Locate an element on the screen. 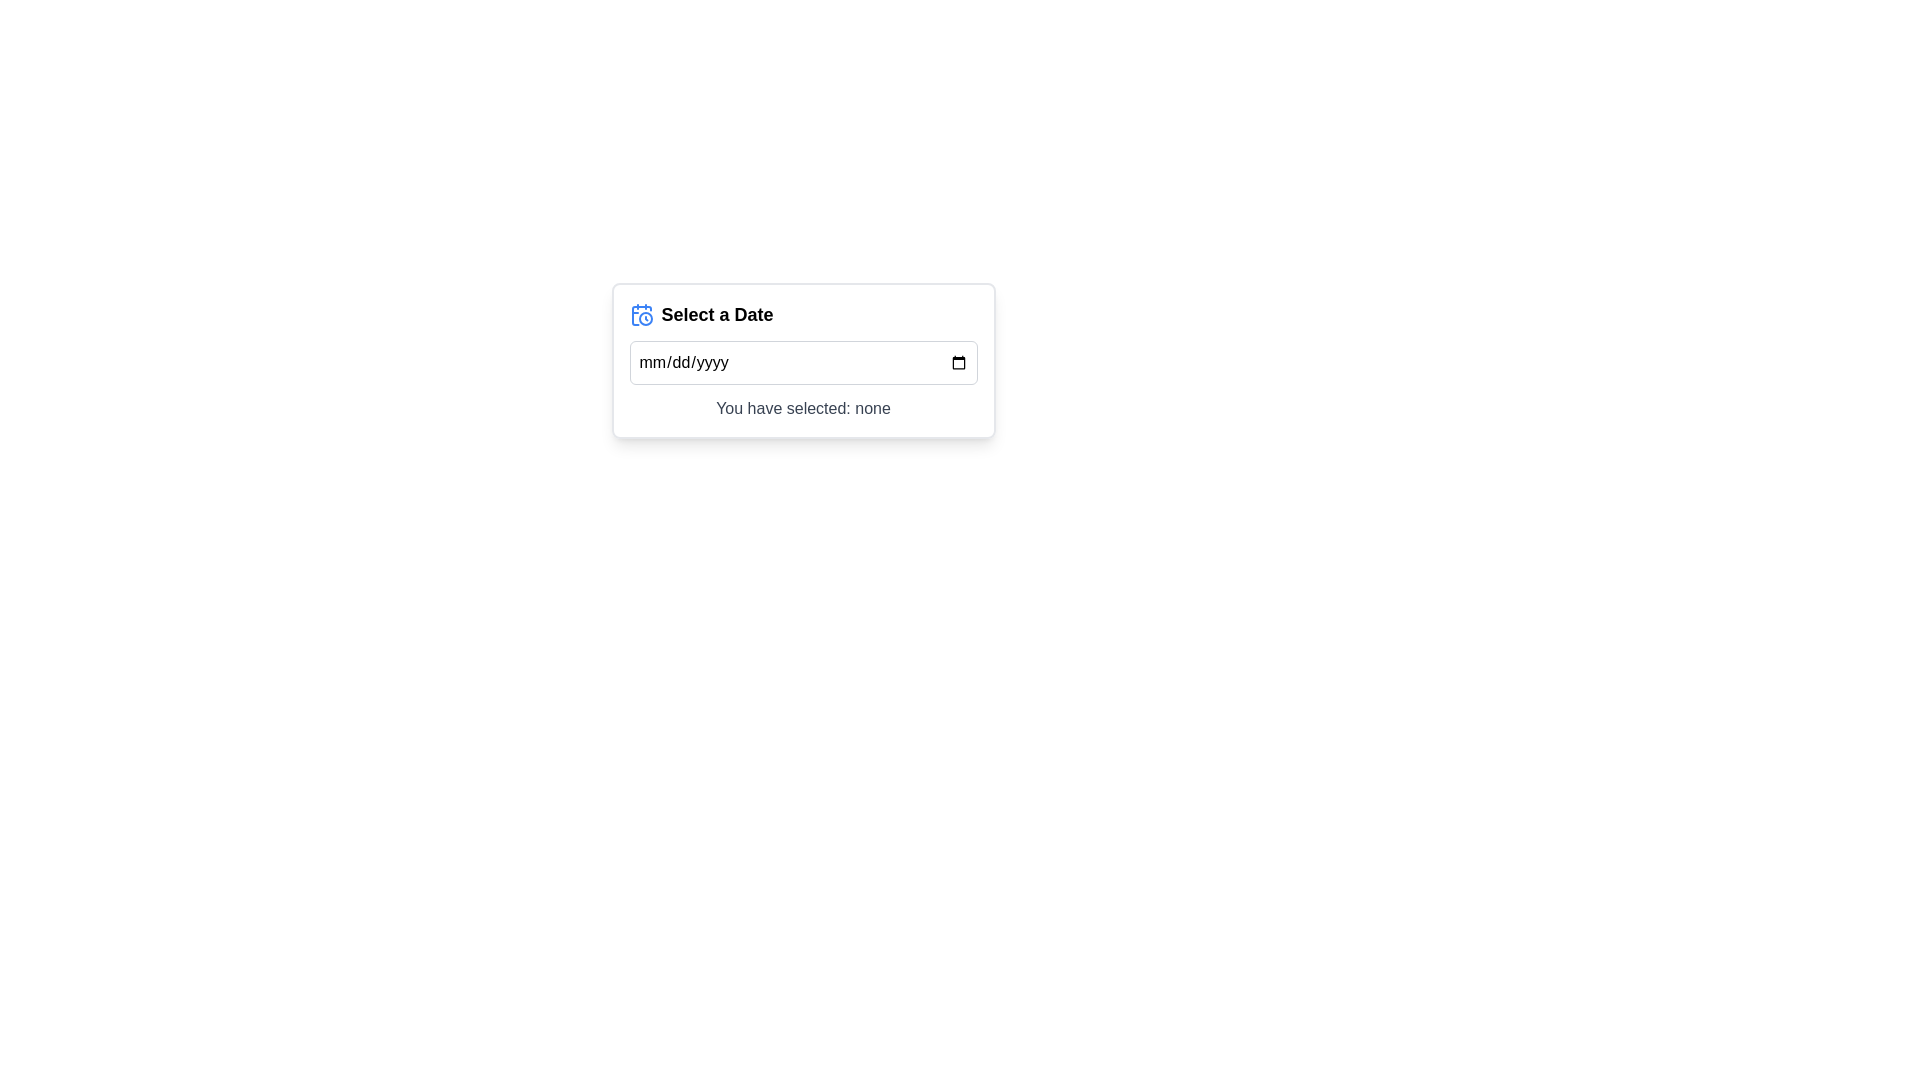 Image resolution: width=1920 pixels, height=1080 pixels. the blue calendar-clock icon located at the far-left of the text 'Select a Date' is located at coordinates (641, 315).